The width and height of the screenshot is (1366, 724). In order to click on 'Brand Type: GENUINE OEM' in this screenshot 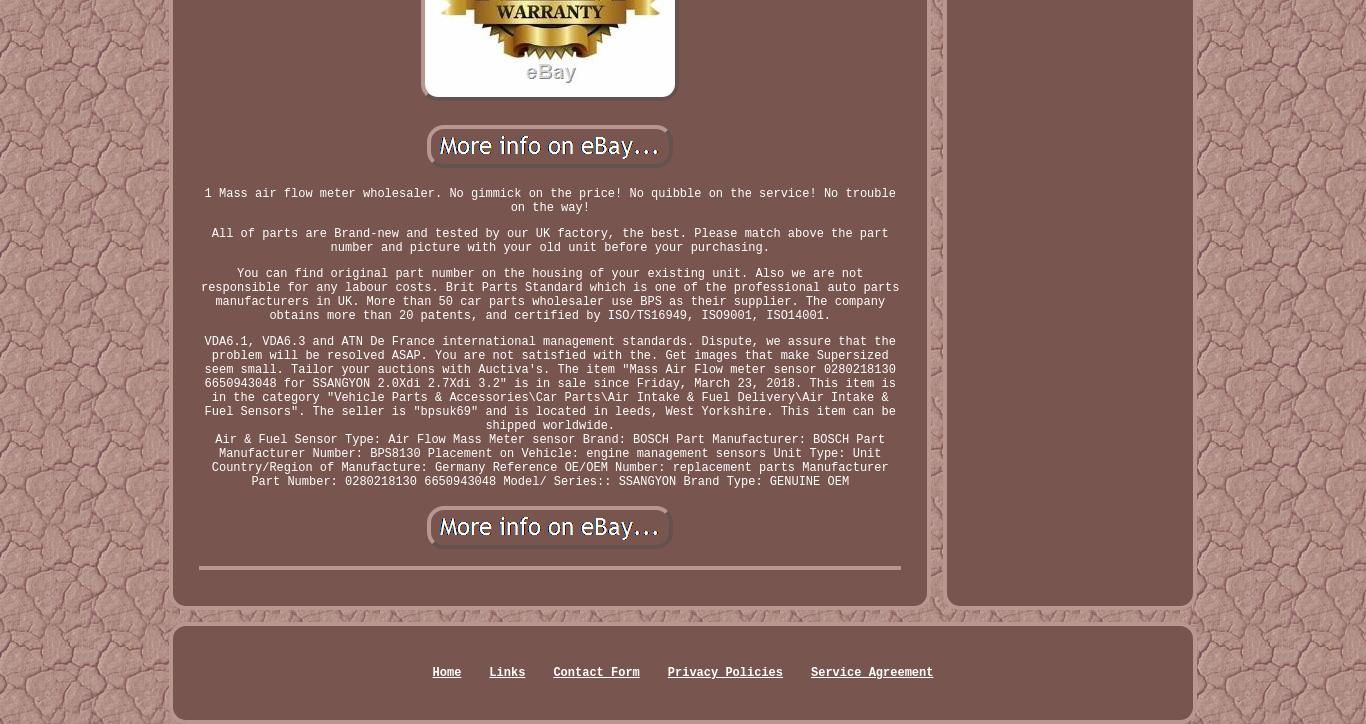, I will do `click(683, 480)`.